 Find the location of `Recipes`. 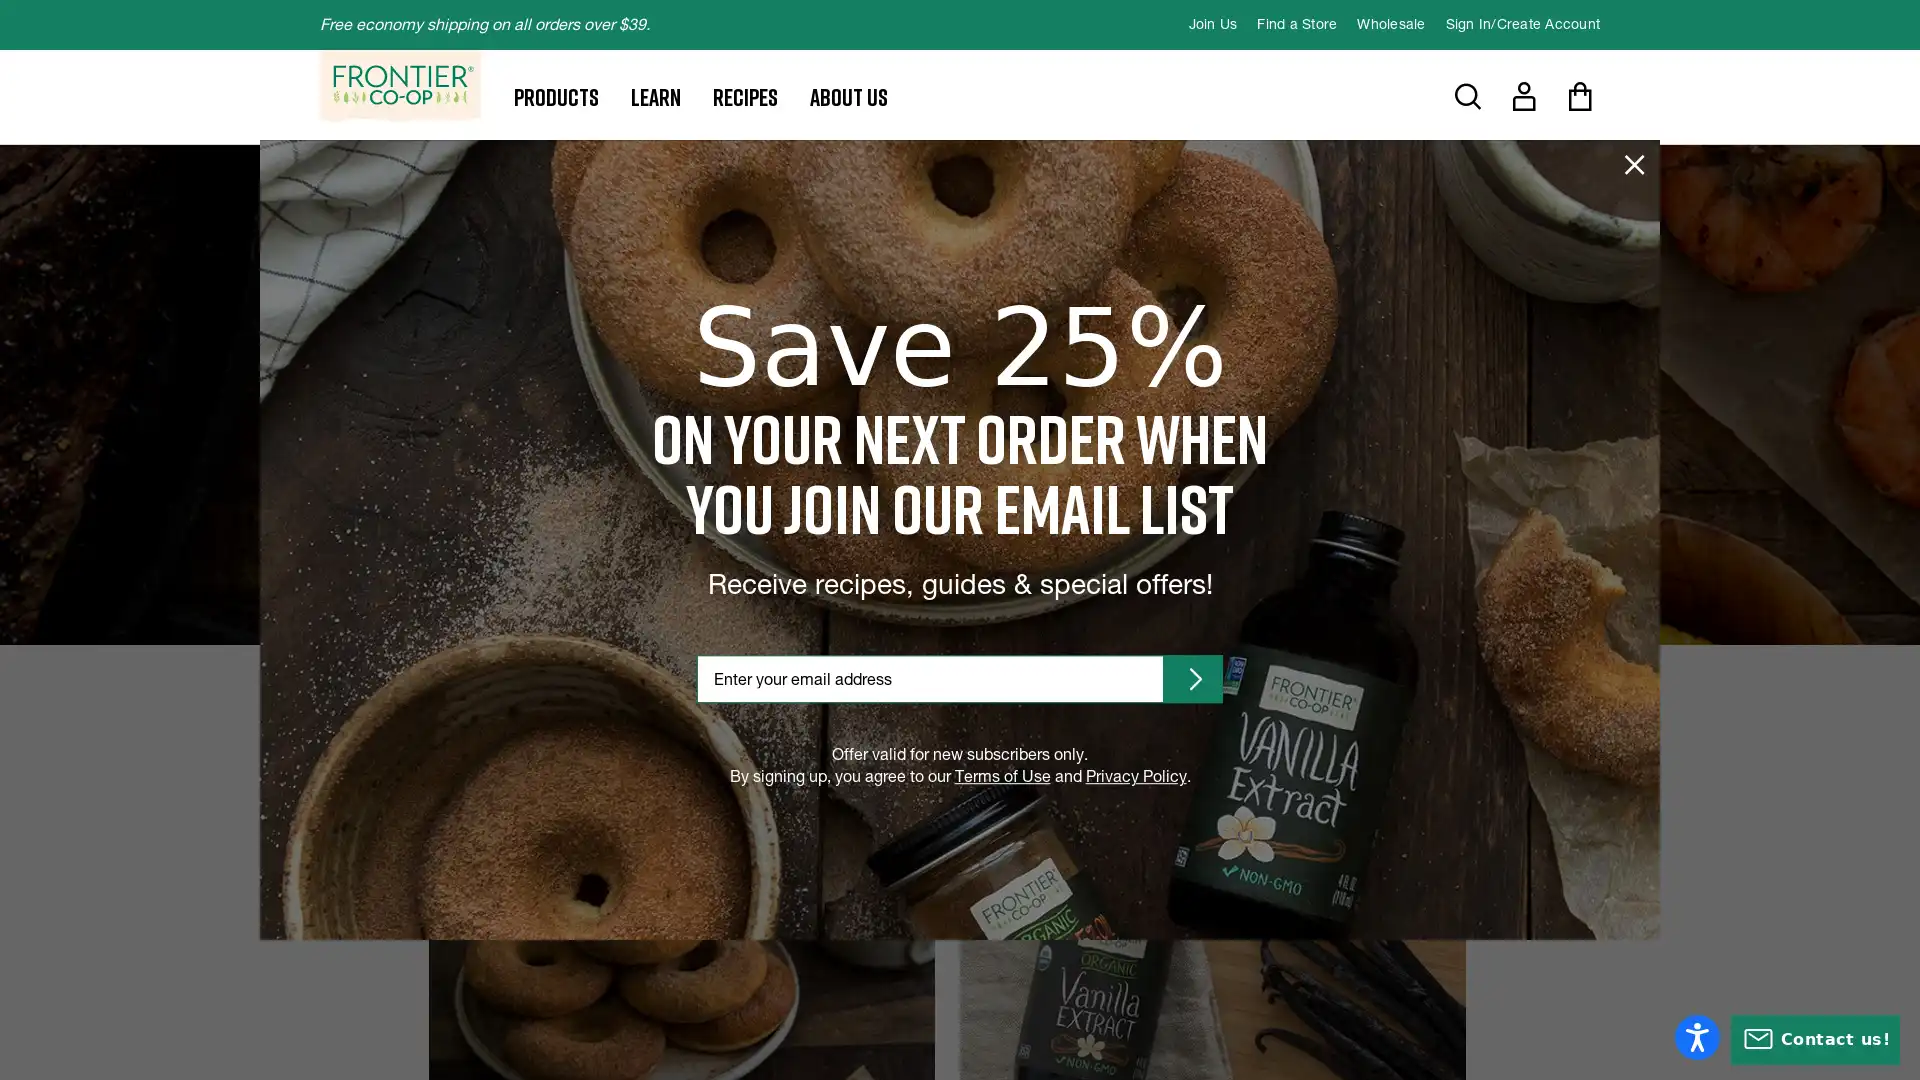

Recipes is located at coordinates (744, 96).